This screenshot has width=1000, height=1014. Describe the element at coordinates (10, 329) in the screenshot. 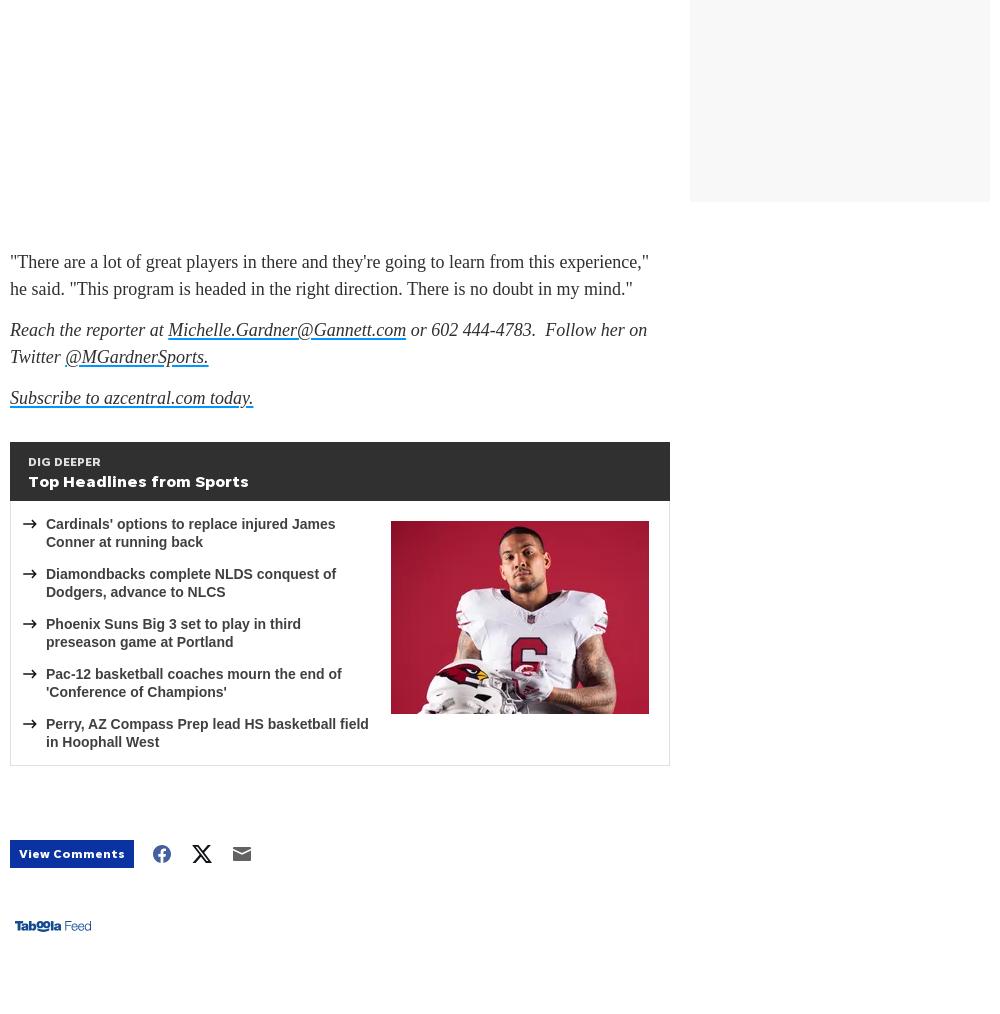

I see `'Reach the reporter at'` at that location.